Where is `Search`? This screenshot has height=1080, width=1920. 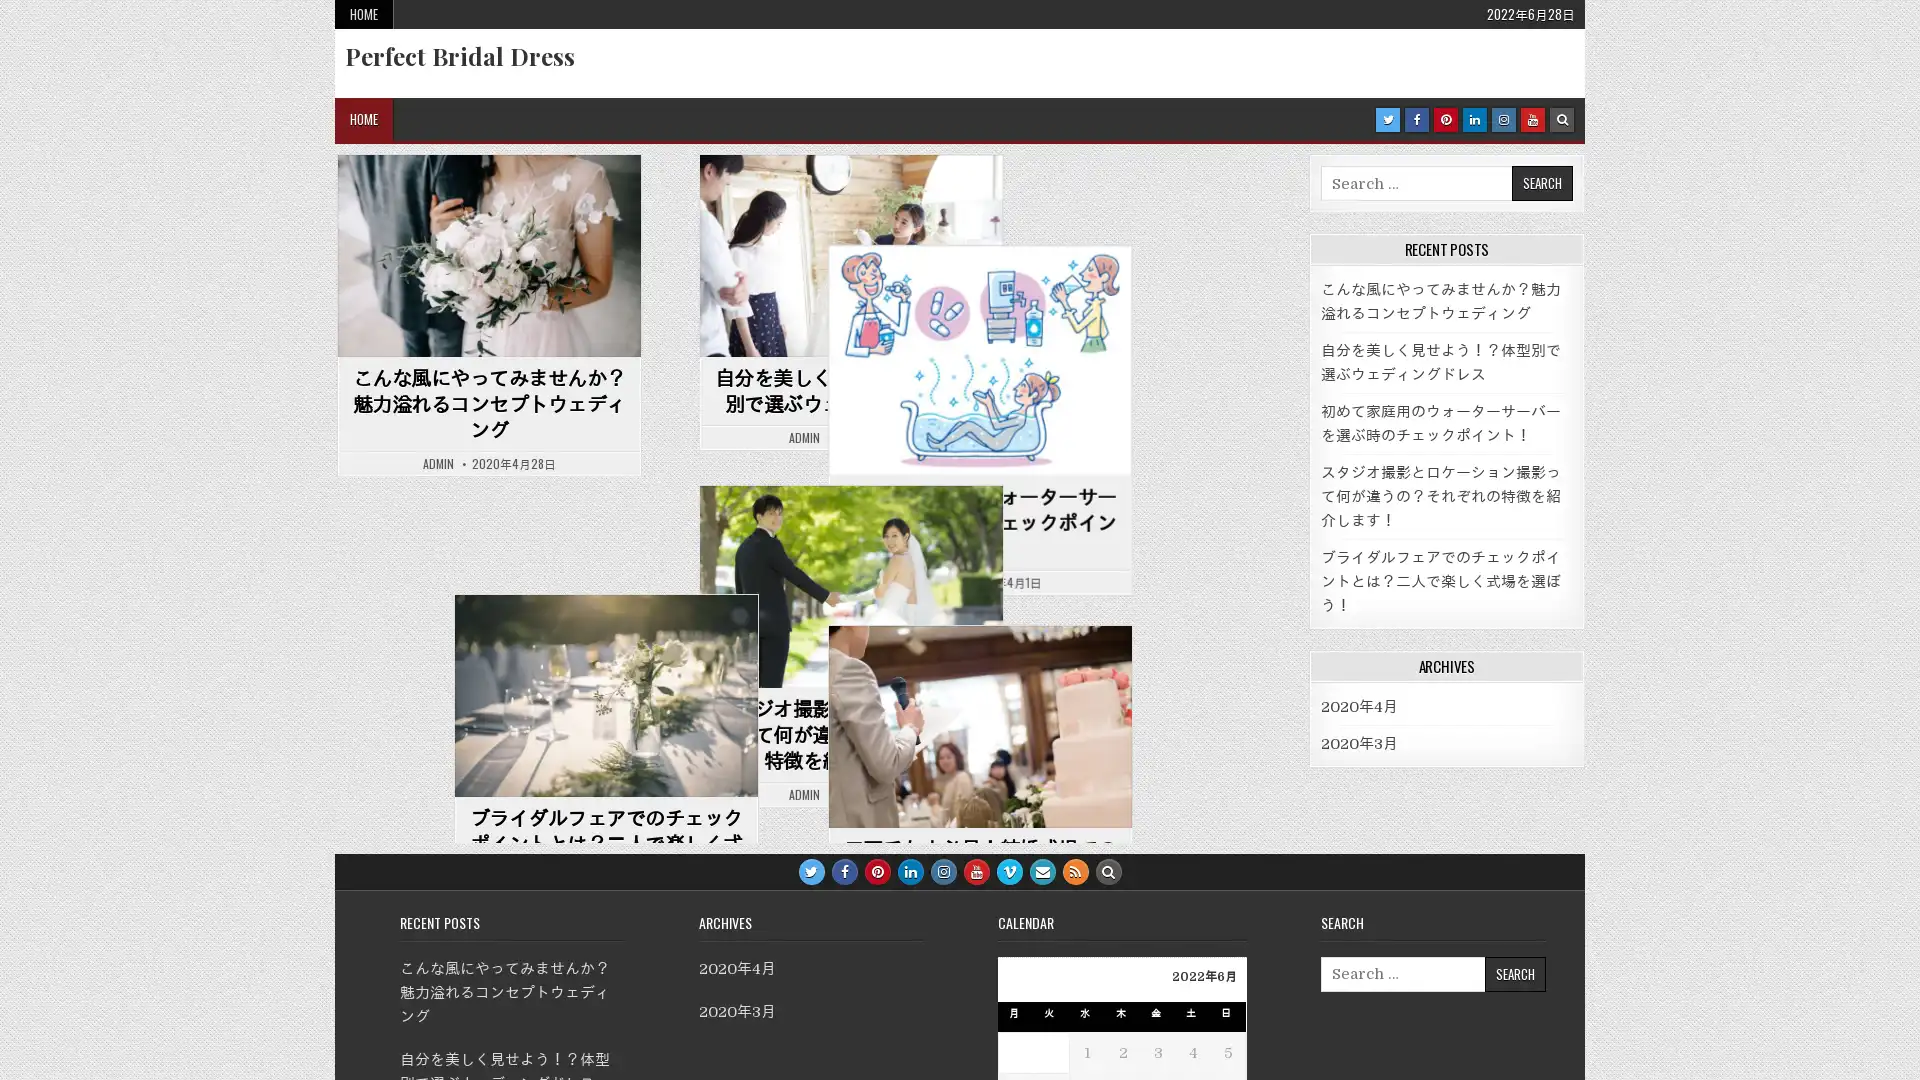 Search is located at coordinates (1514, 972).